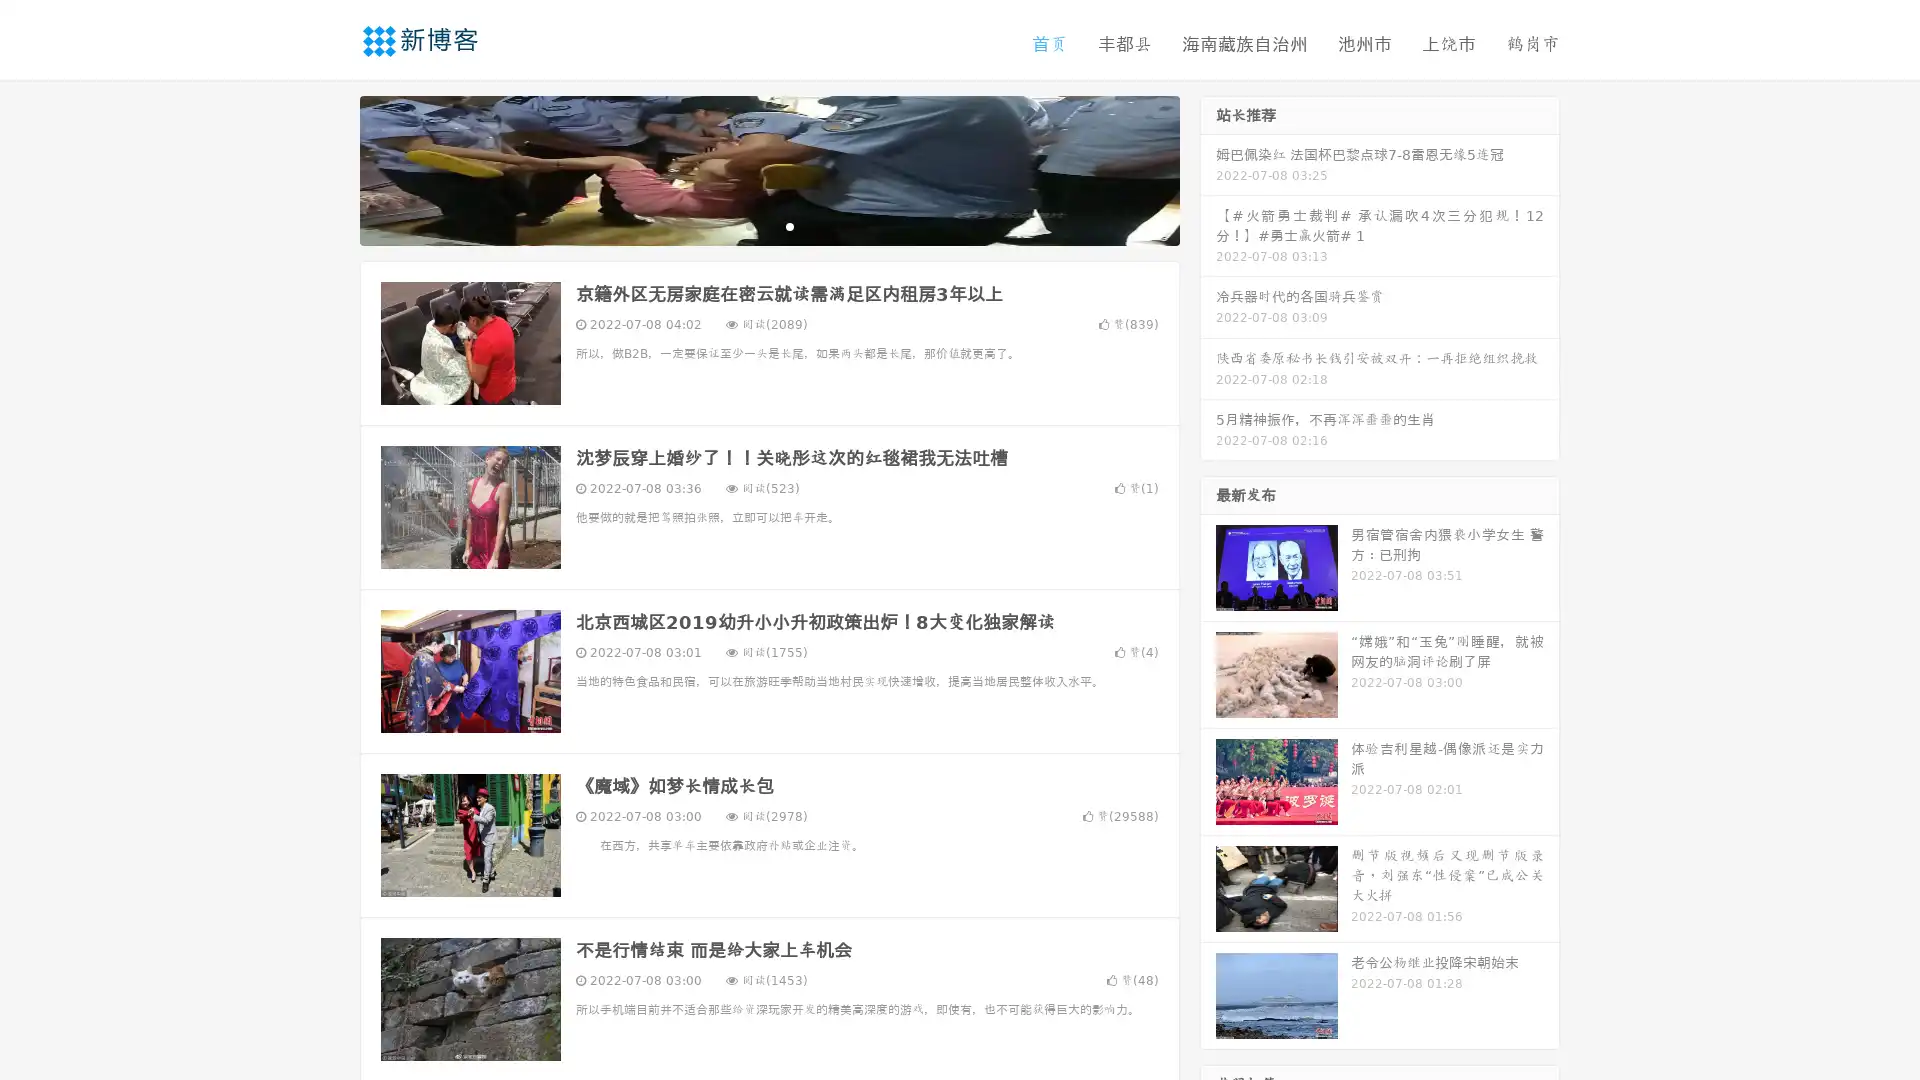 Image resolution: width=1920 pixels, height=1080 pixels. I want to click on Go to slide 3, so click(789, 225).